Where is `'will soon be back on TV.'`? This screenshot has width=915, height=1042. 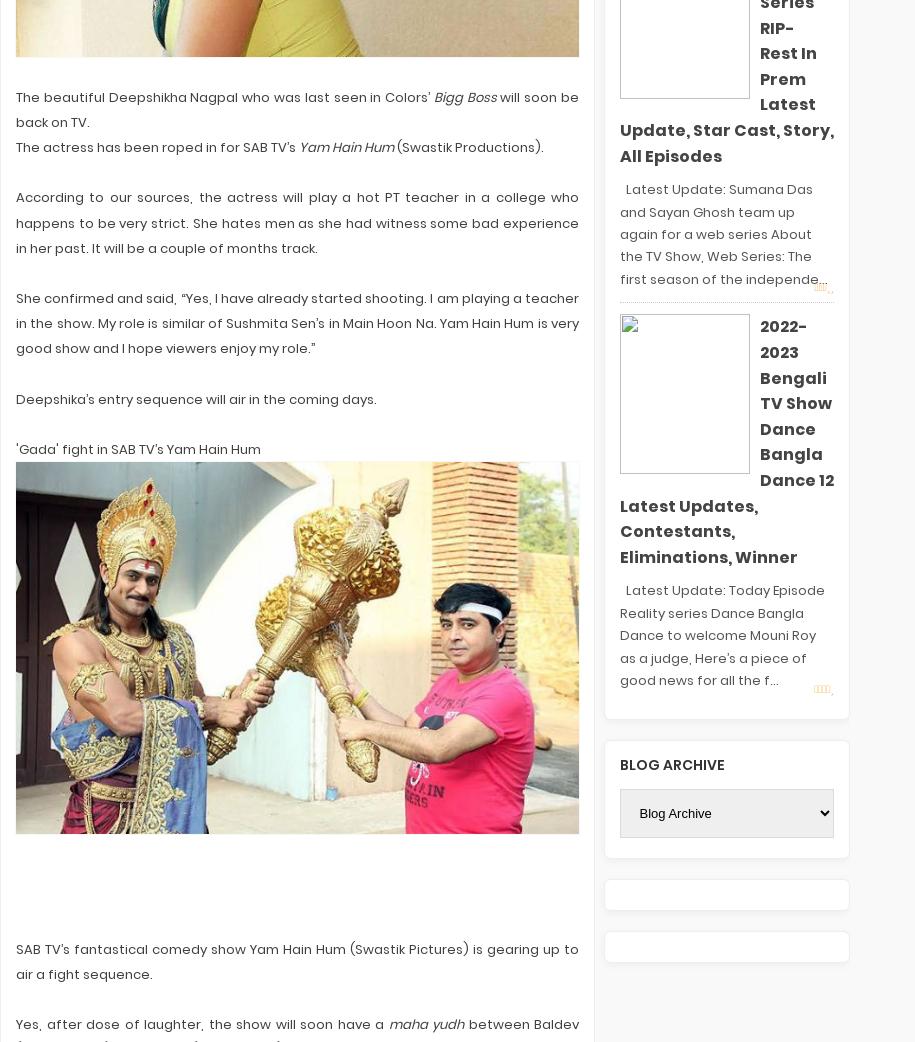 'will soon be back on TV.' is located at coordinates (296, 108).